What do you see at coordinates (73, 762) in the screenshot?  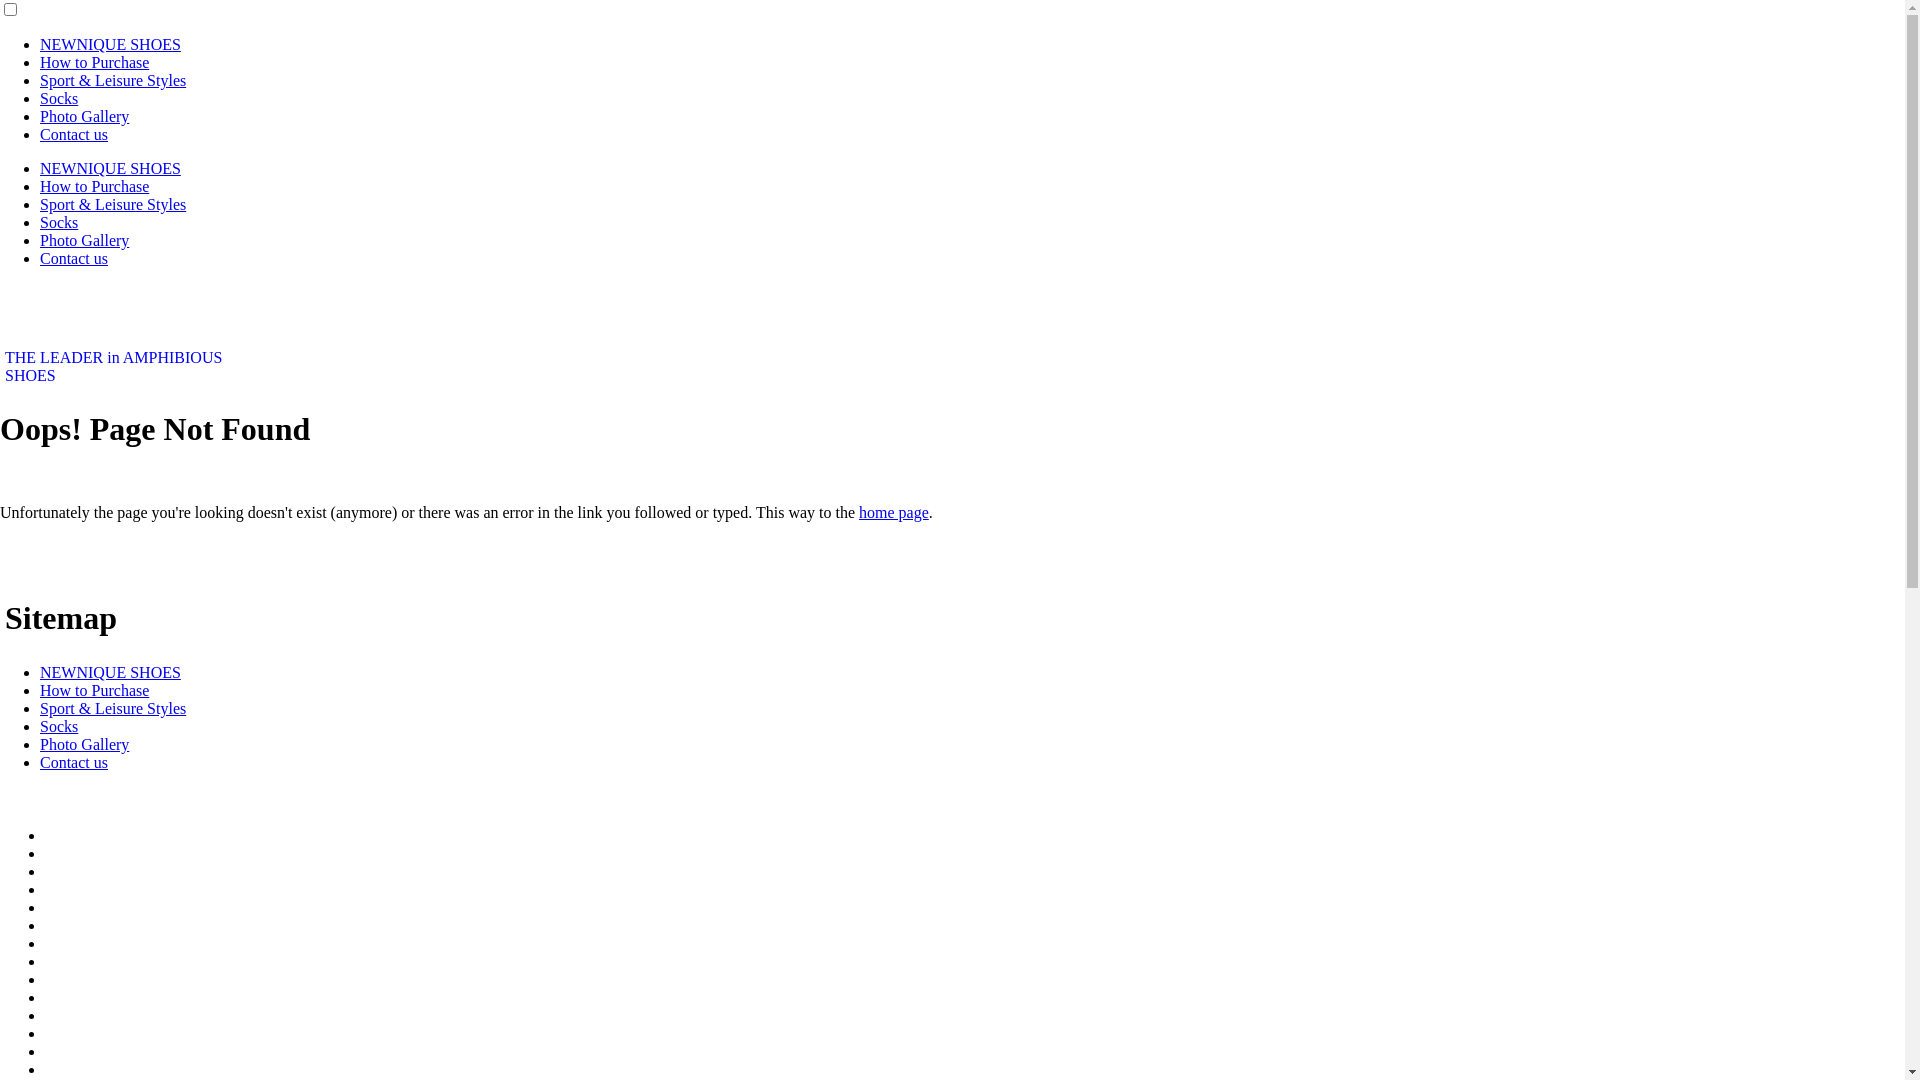 I see `'Contact us'` at bounding box center [73, 762].